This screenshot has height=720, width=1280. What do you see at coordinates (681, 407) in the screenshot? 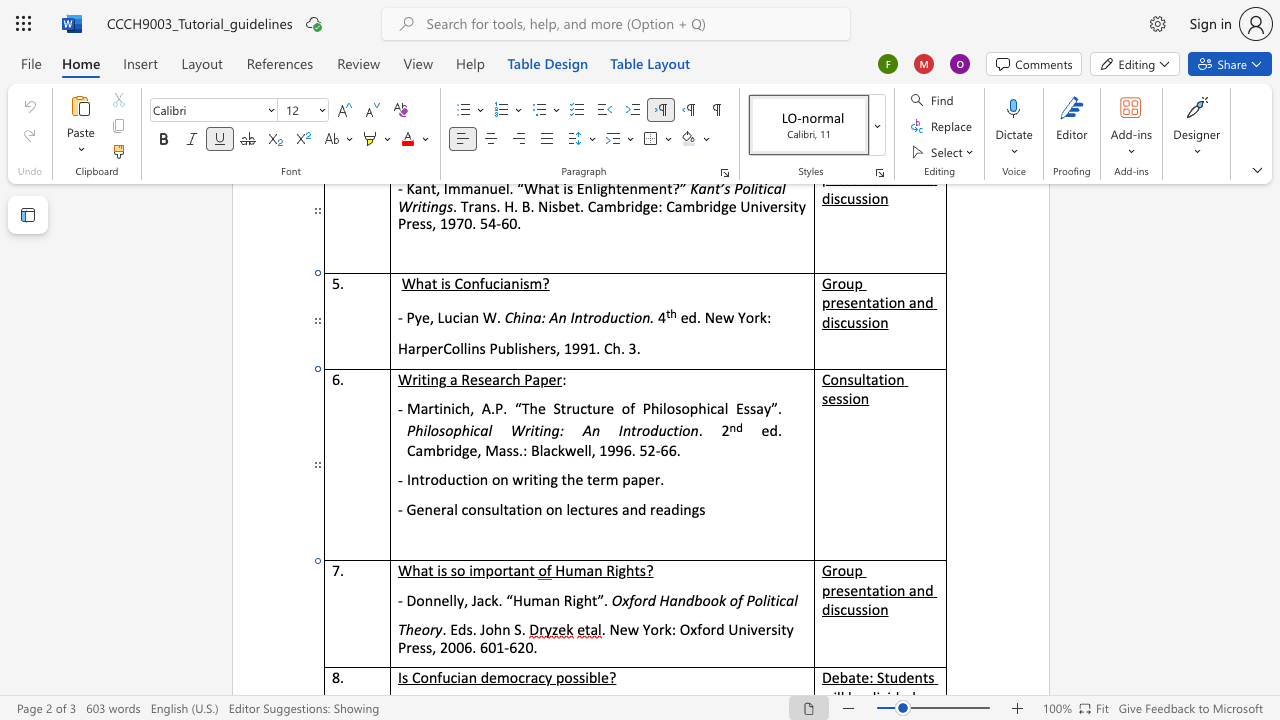
I see `the space between the continuous character "s" and "o" in the text` at bounding box center [681, 407].